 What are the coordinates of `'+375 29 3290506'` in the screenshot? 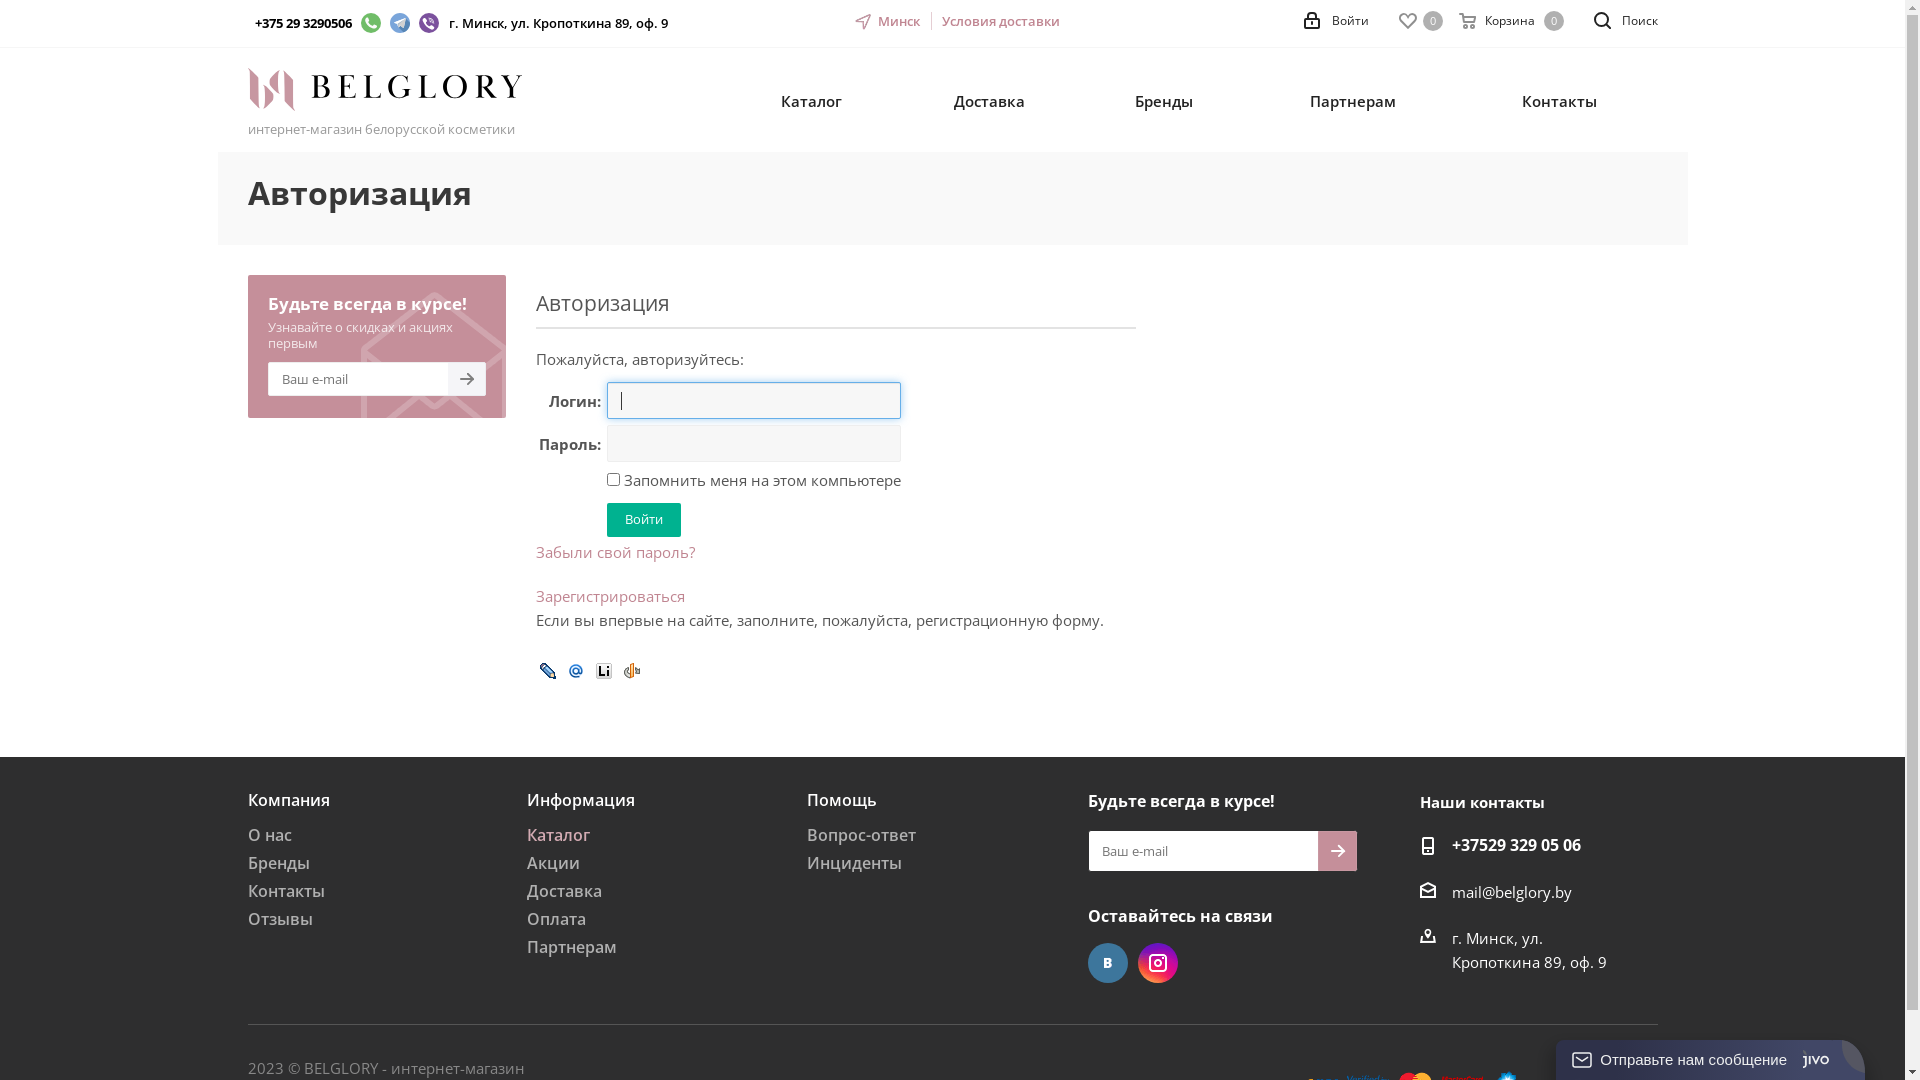 It's located at (253, 23).